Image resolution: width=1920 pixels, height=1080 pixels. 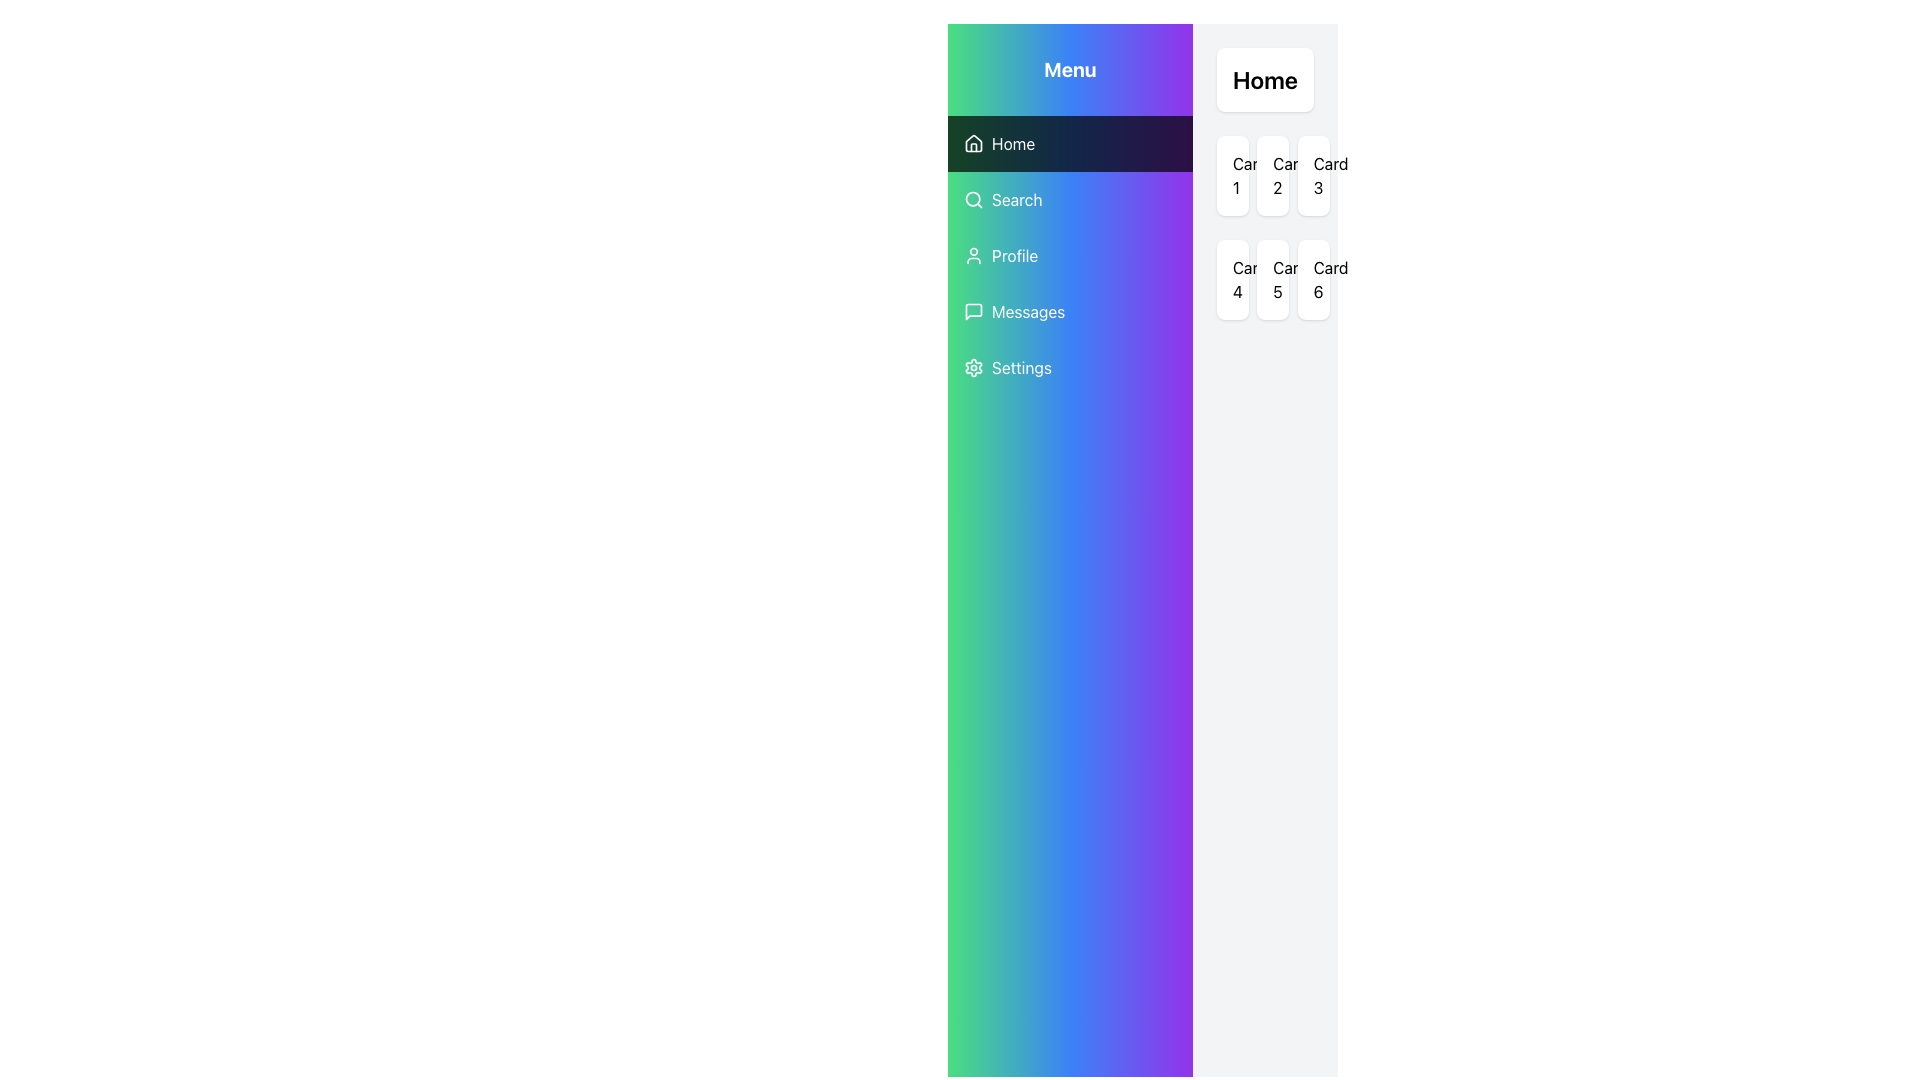 What do you see at coordinates (974, 312) in the screenshot?
I see `the small SVG graphic of a rounded speech bubble or chat icon located in the left sidebar menu, which is directly to the left of the 'Messages' text label` at bounding box center [974, 312].